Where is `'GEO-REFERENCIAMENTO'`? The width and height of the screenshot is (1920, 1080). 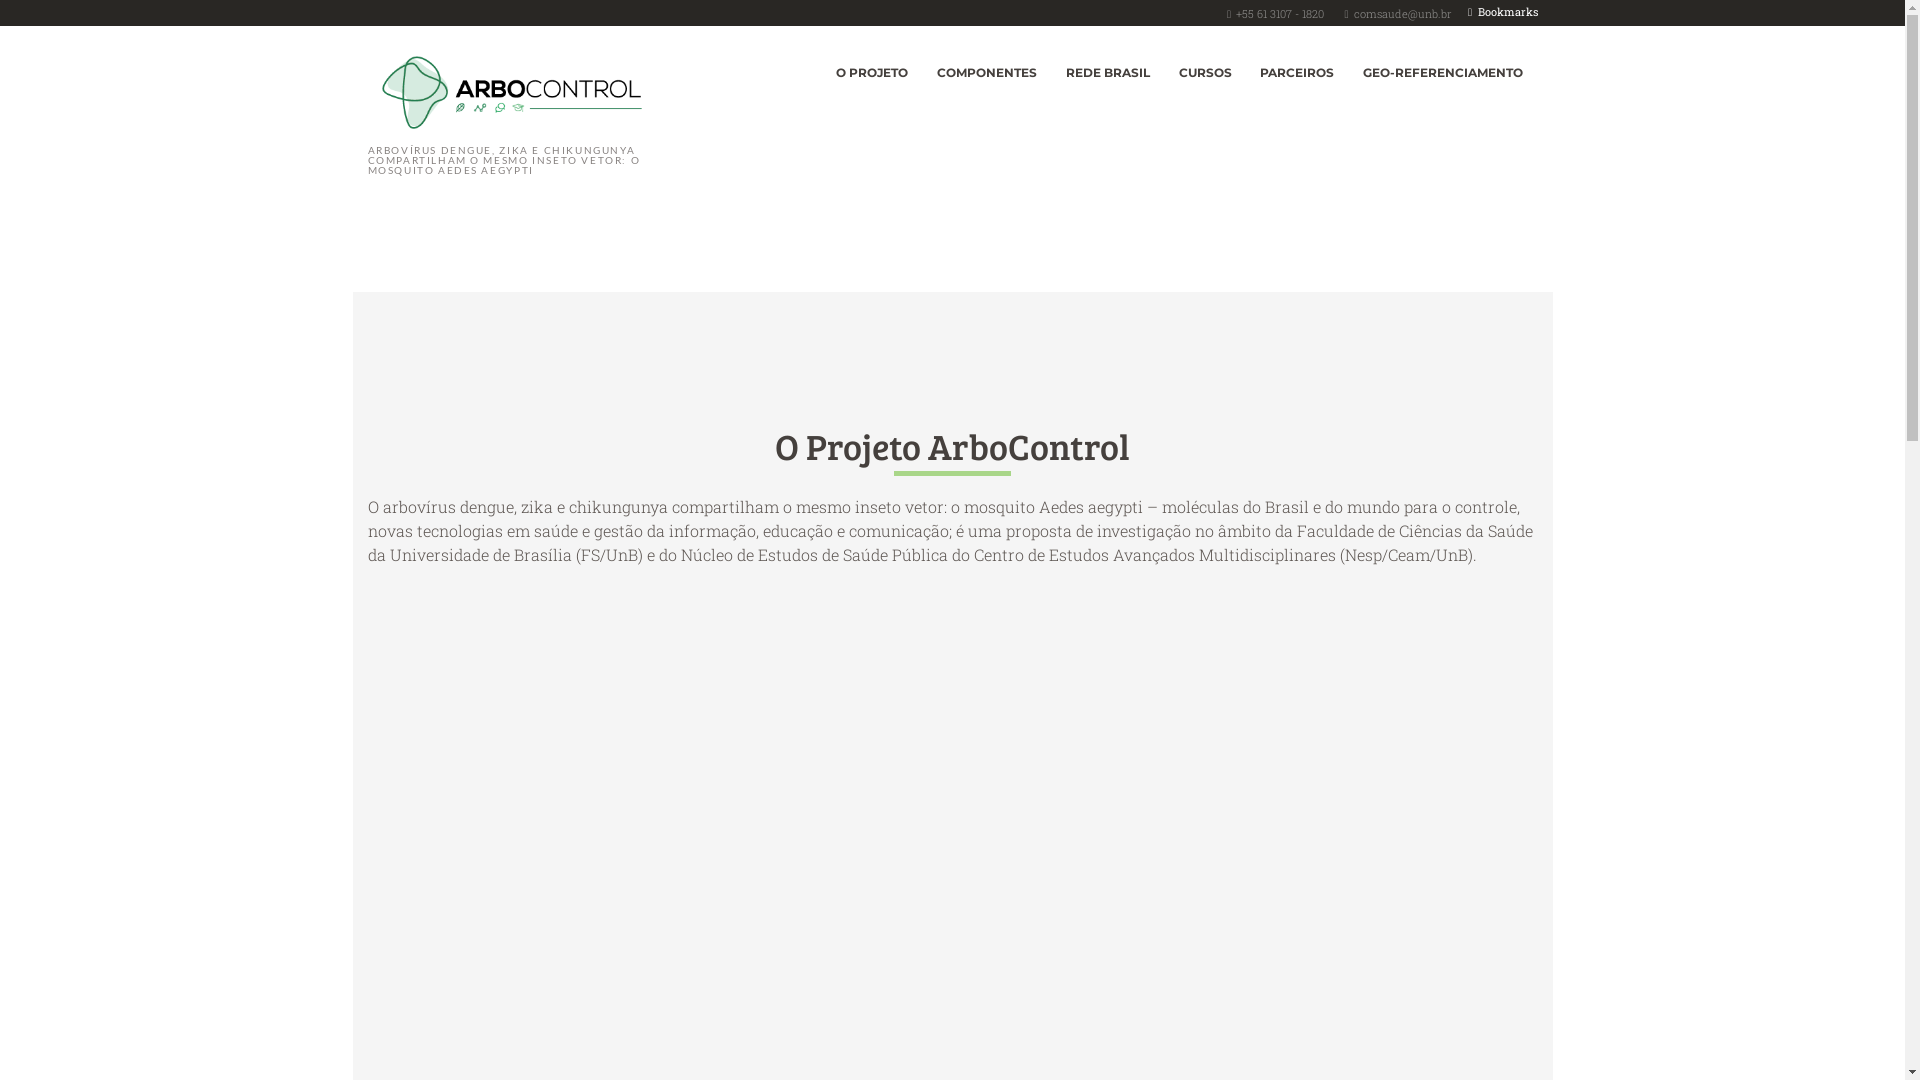 'GEO-REFERENCIAMENTO' is located at coordinates (1443, 72).